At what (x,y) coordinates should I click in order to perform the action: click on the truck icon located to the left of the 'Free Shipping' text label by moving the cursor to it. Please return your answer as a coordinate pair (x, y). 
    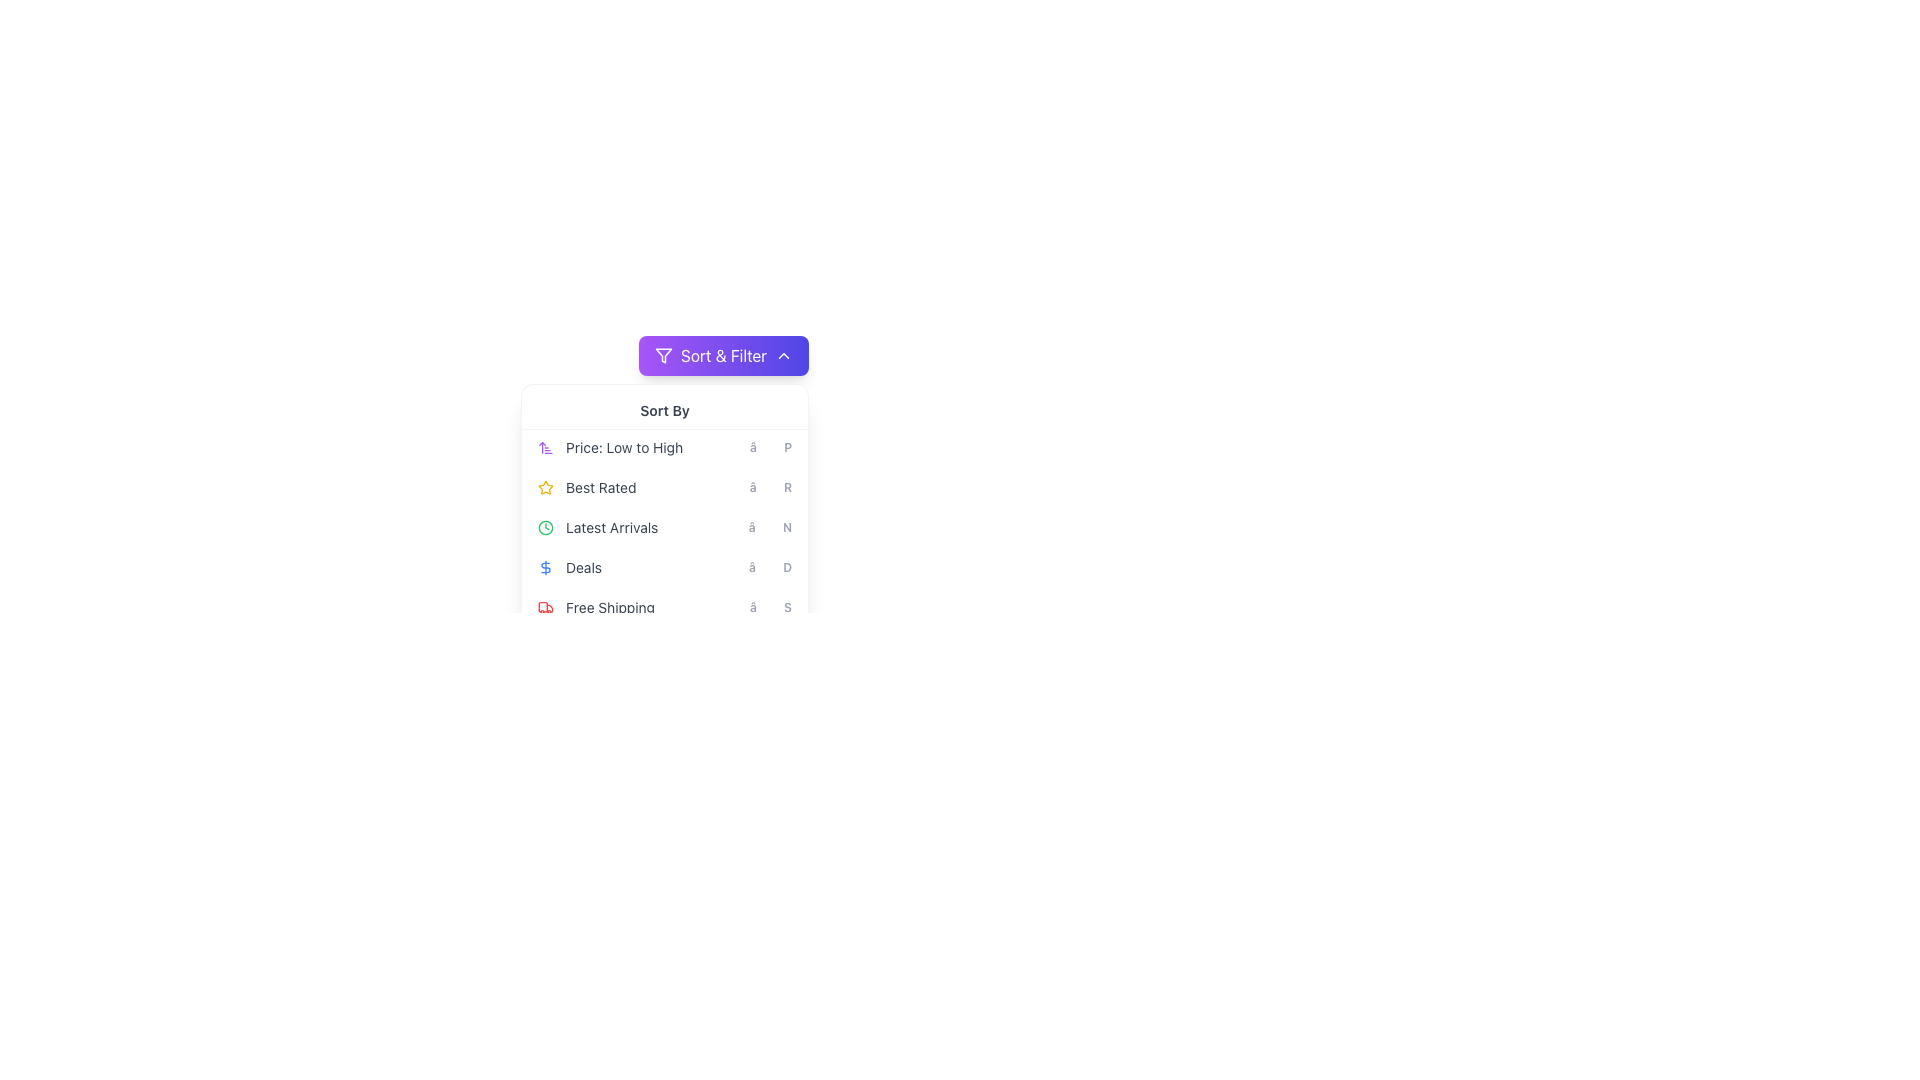
    Looking at the image, I should click on (546, 607).